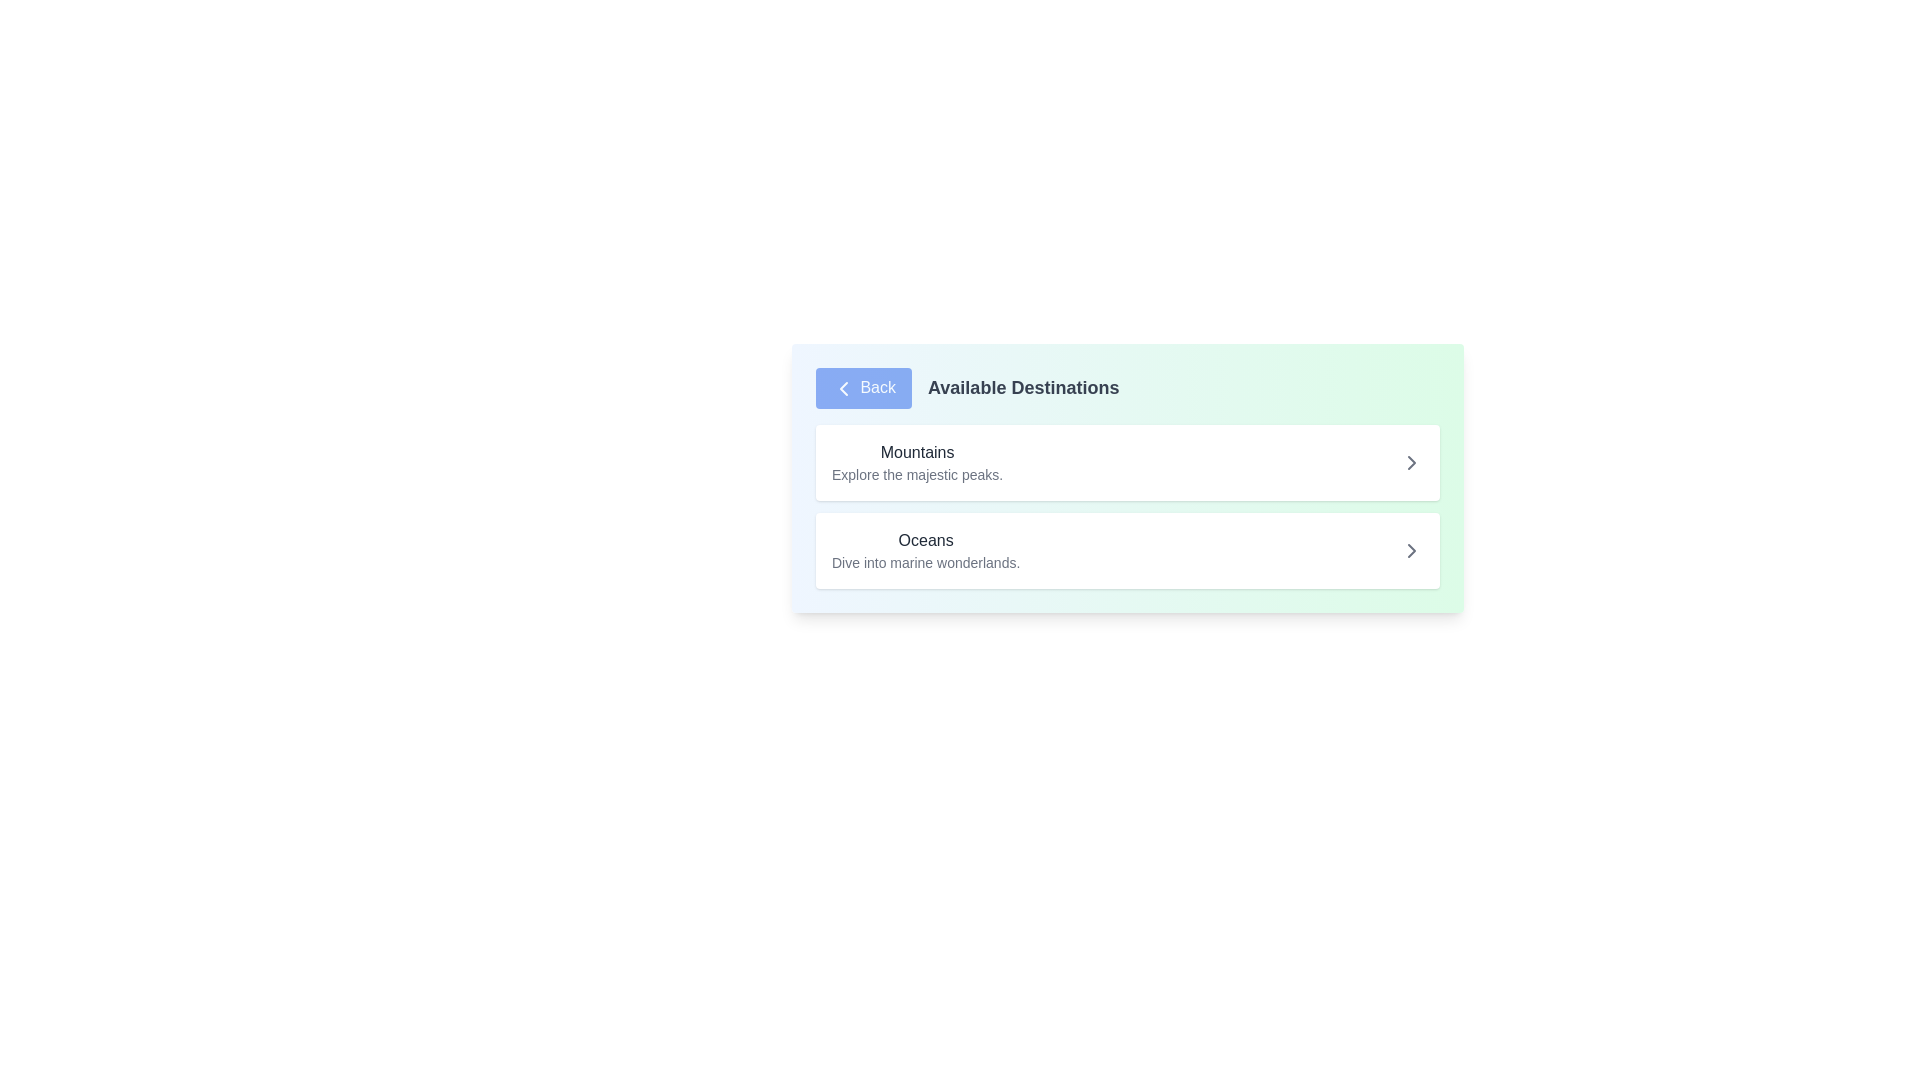 Image resolution: width=1920 pixels, height=1080 pixels. What do you see at coordinates (916, 462) in the screenshot?
I see `the informative text component displaying 'Mountains' in bold, dark gray font, which is part of a list of selectable destinations` at bounding box center [916, 462].